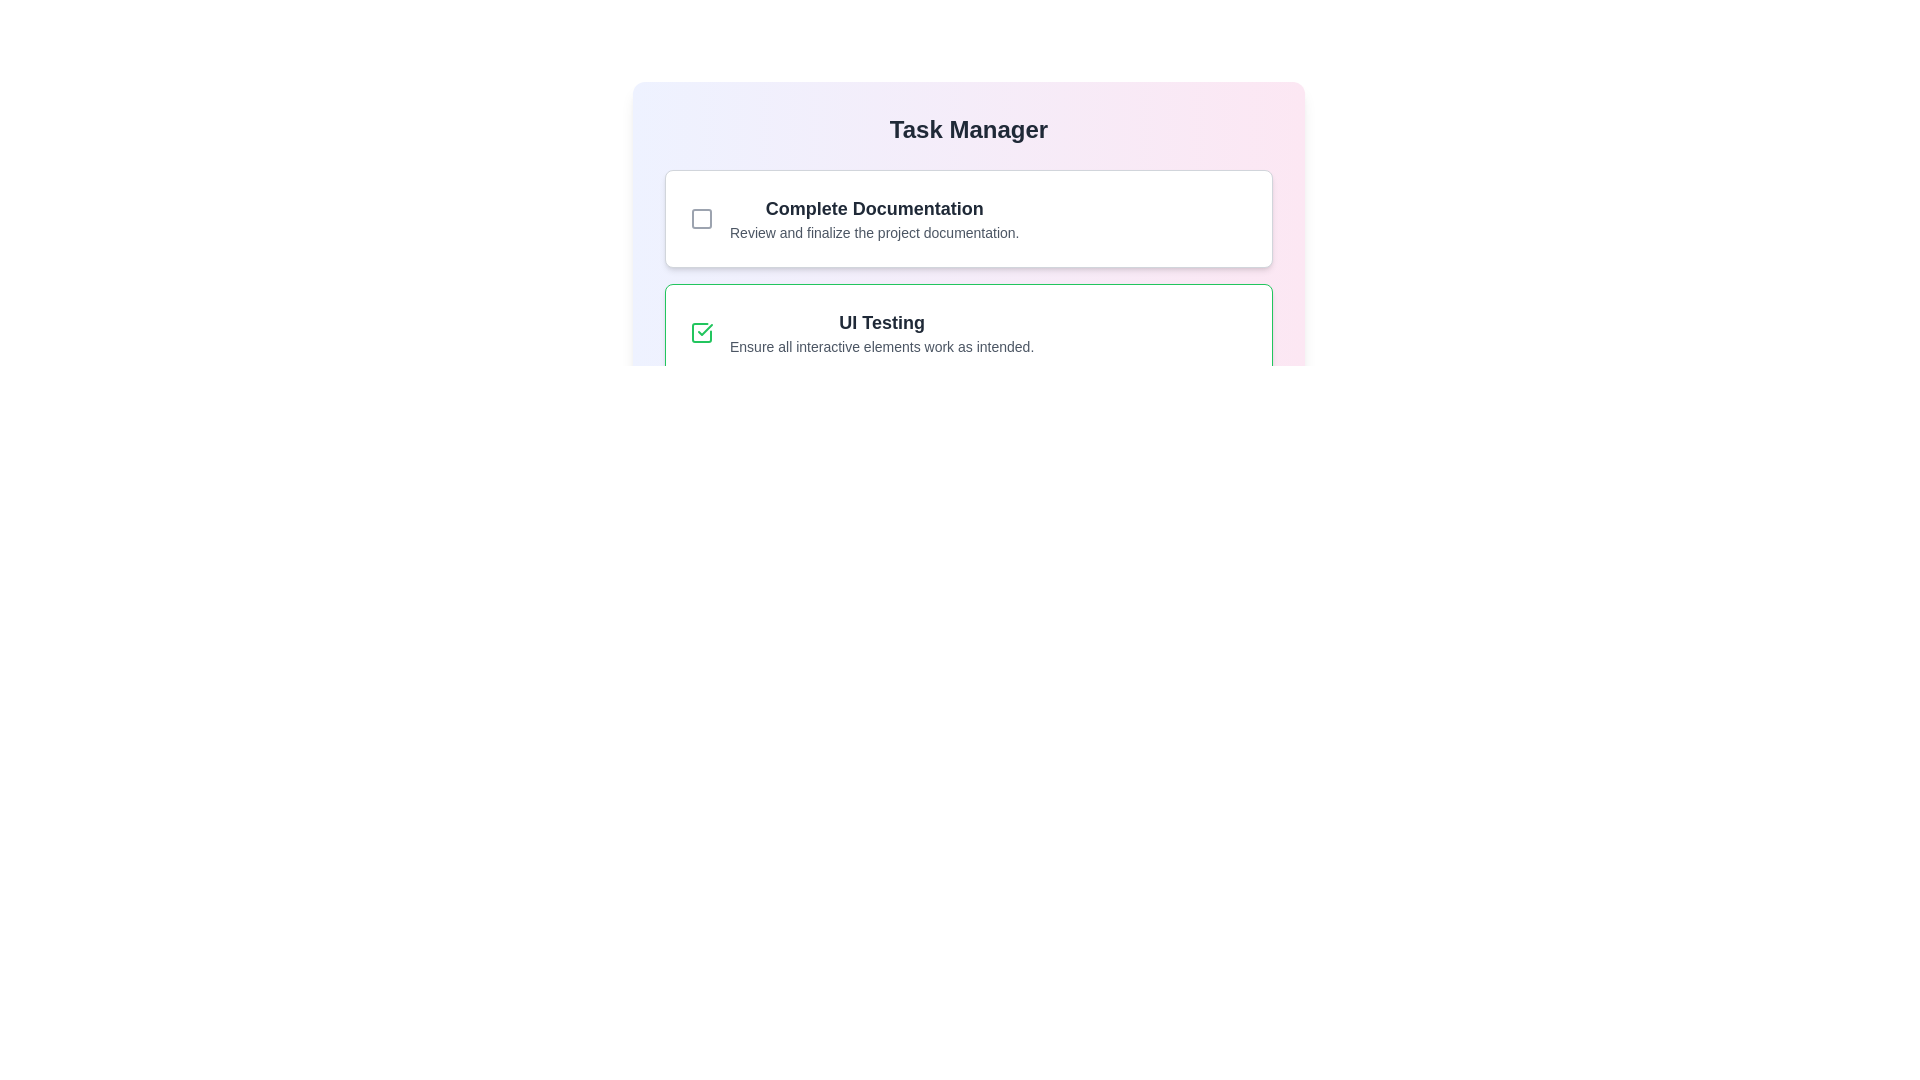 The image size is (1920, 1080). Describe the element at coordinates (705, 329) in the screenshot. I see `small green check-mark icon located inside the green rectangle to the left of the 'UI Testing' task item for its properties` at that location.